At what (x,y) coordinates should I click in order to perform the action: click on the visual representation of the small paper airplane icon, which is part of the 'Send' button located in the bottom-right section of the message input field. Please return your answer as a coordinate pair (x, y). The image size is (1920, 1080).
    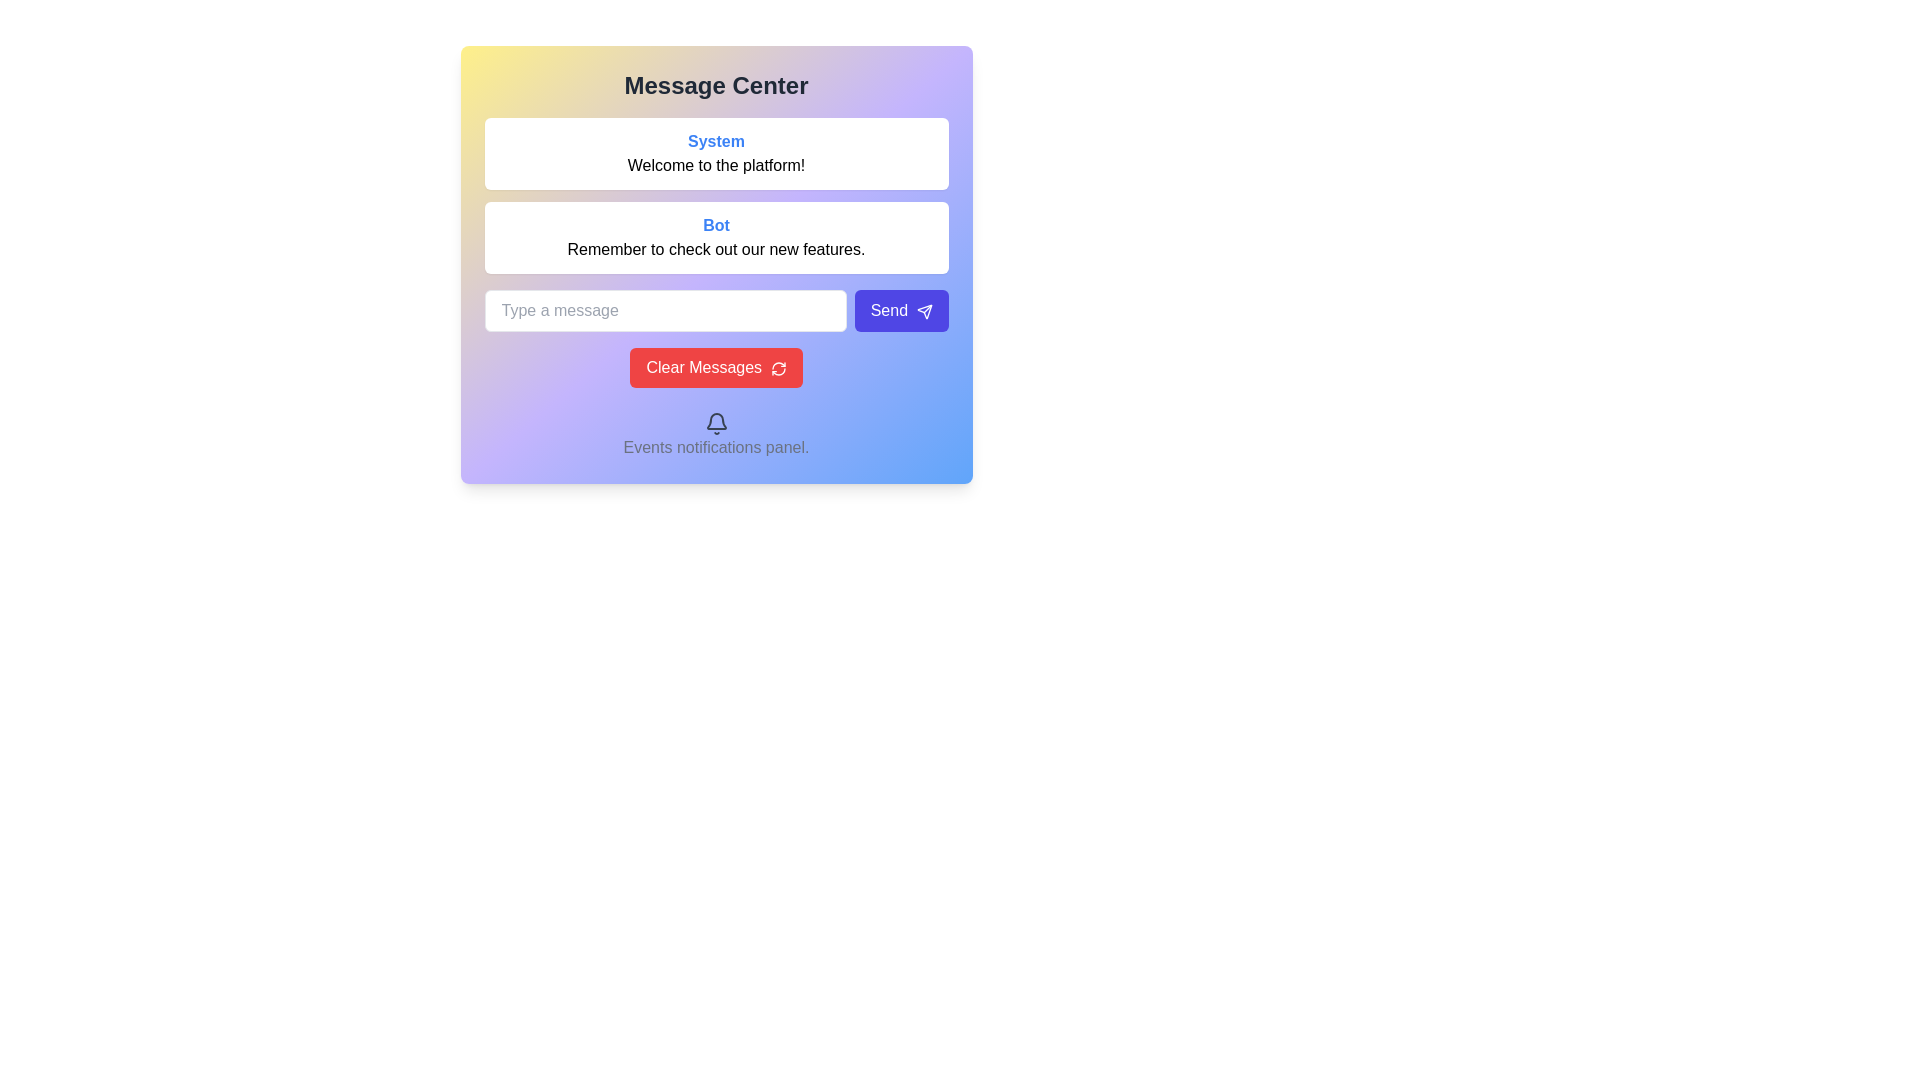
    Looking at the image, I should click on (923, 311).